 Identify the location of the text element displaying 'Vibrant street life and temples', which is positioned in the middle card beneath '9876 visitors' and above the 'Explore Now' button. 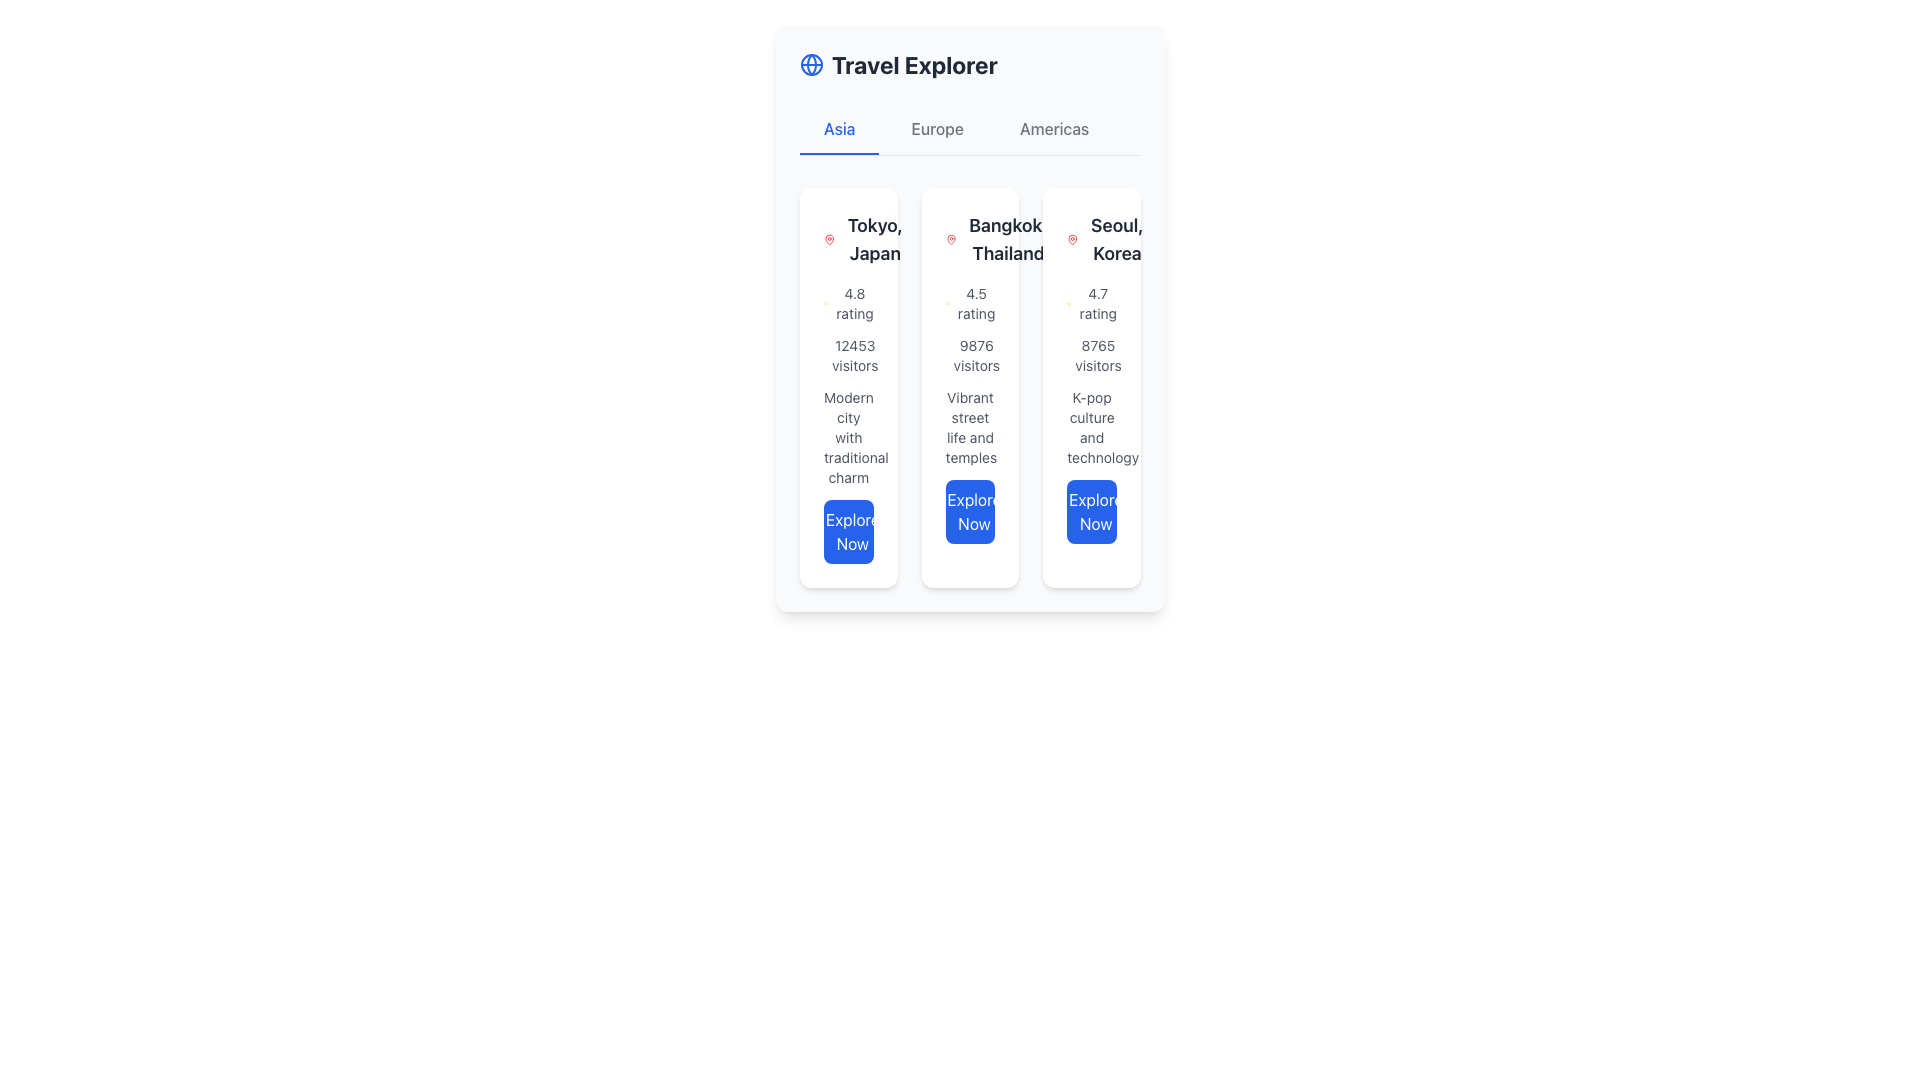
(970, 427).